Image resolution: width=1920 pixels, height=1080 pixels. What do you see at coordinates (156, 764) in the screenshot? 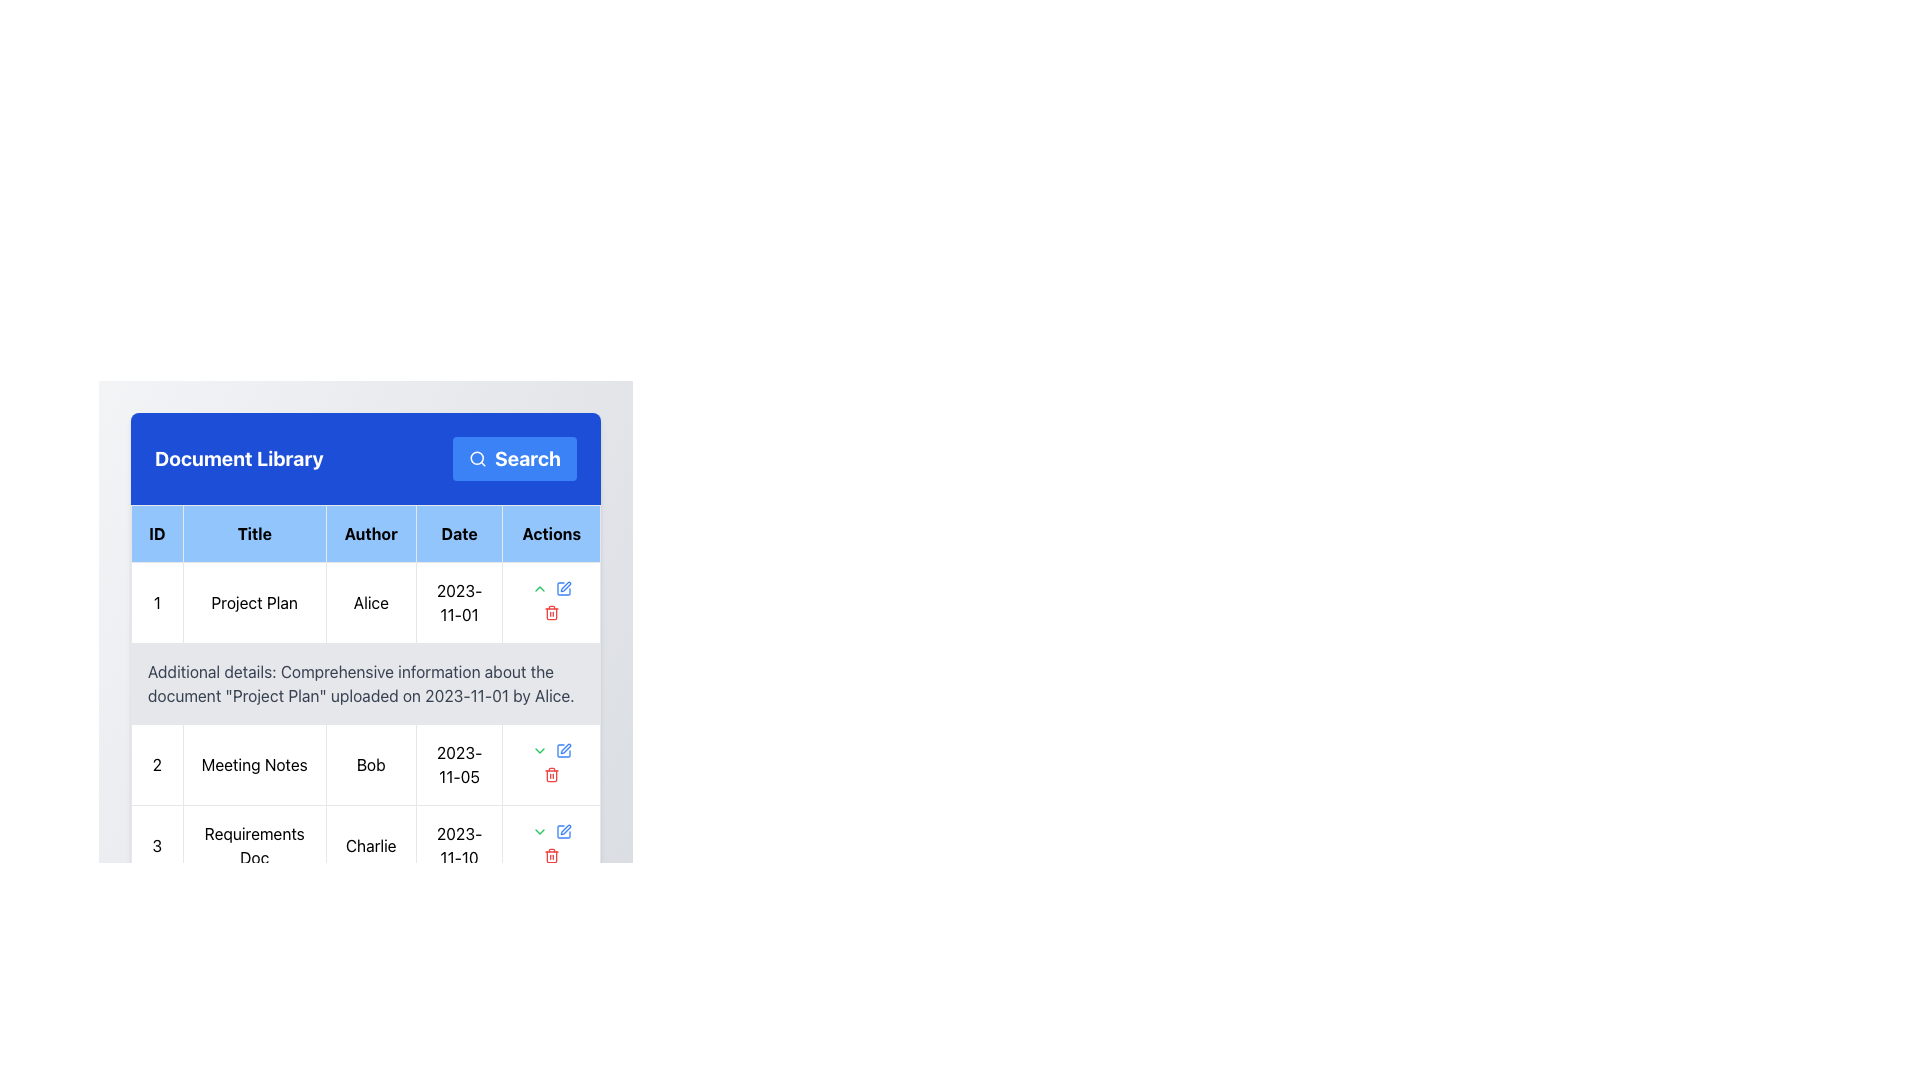
I see `the content of the text element displaying the number '2' in a bold font, located in the leftmost cell of the second row under the 'ID' column of the table labeled 'Meeting Notes'` at bounding box center [156, 764].